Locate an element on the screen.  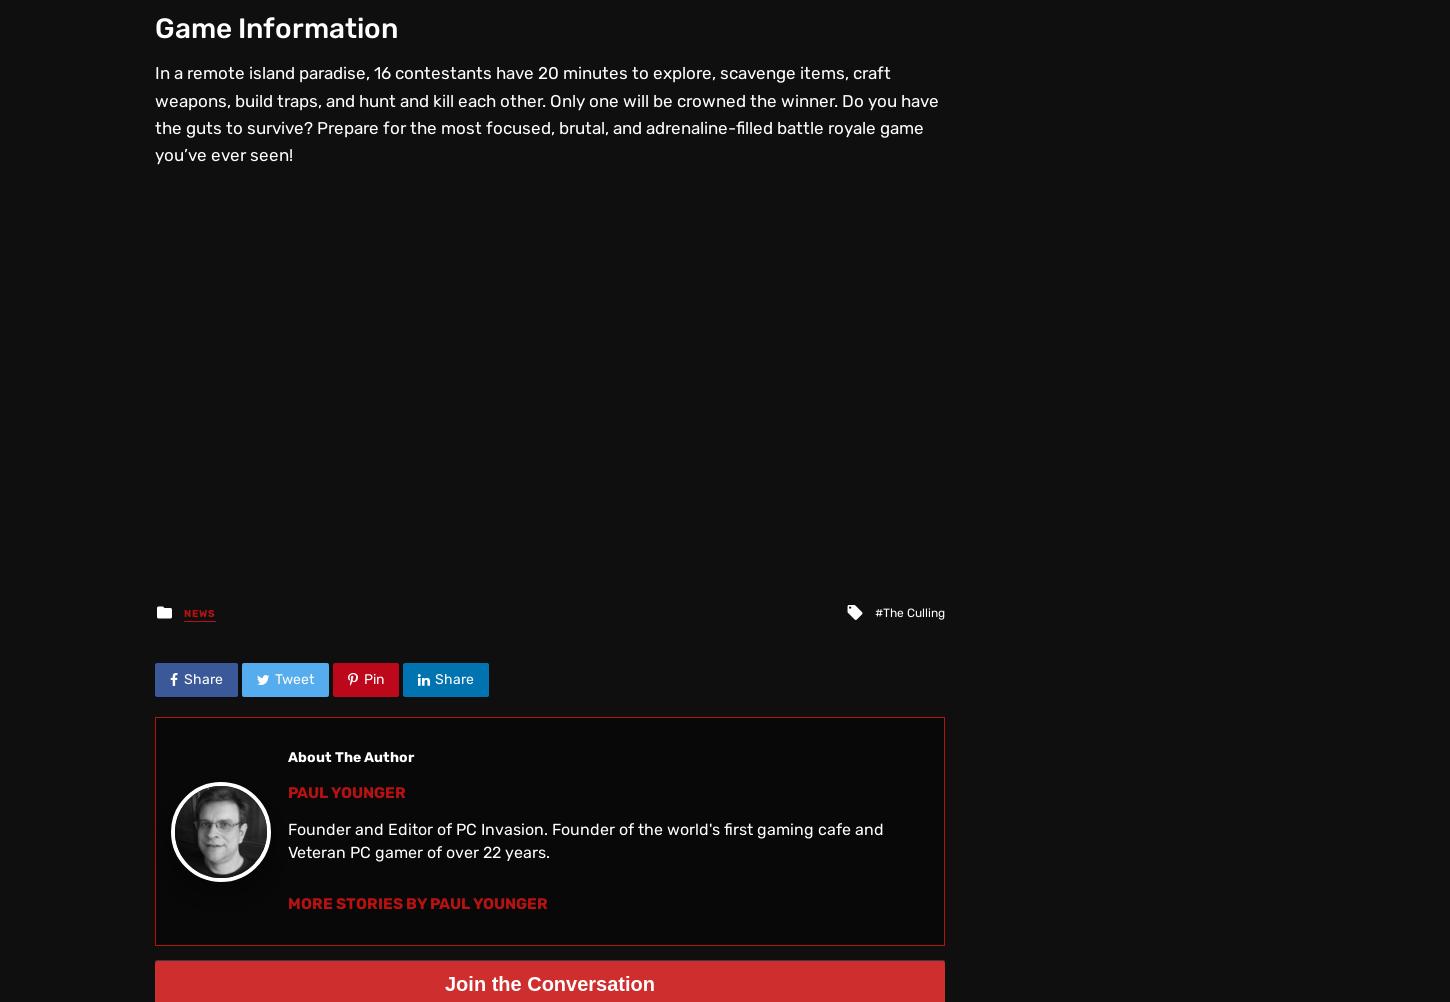
'More Stories by Paul Younger' is located at coordinates (417, 904).